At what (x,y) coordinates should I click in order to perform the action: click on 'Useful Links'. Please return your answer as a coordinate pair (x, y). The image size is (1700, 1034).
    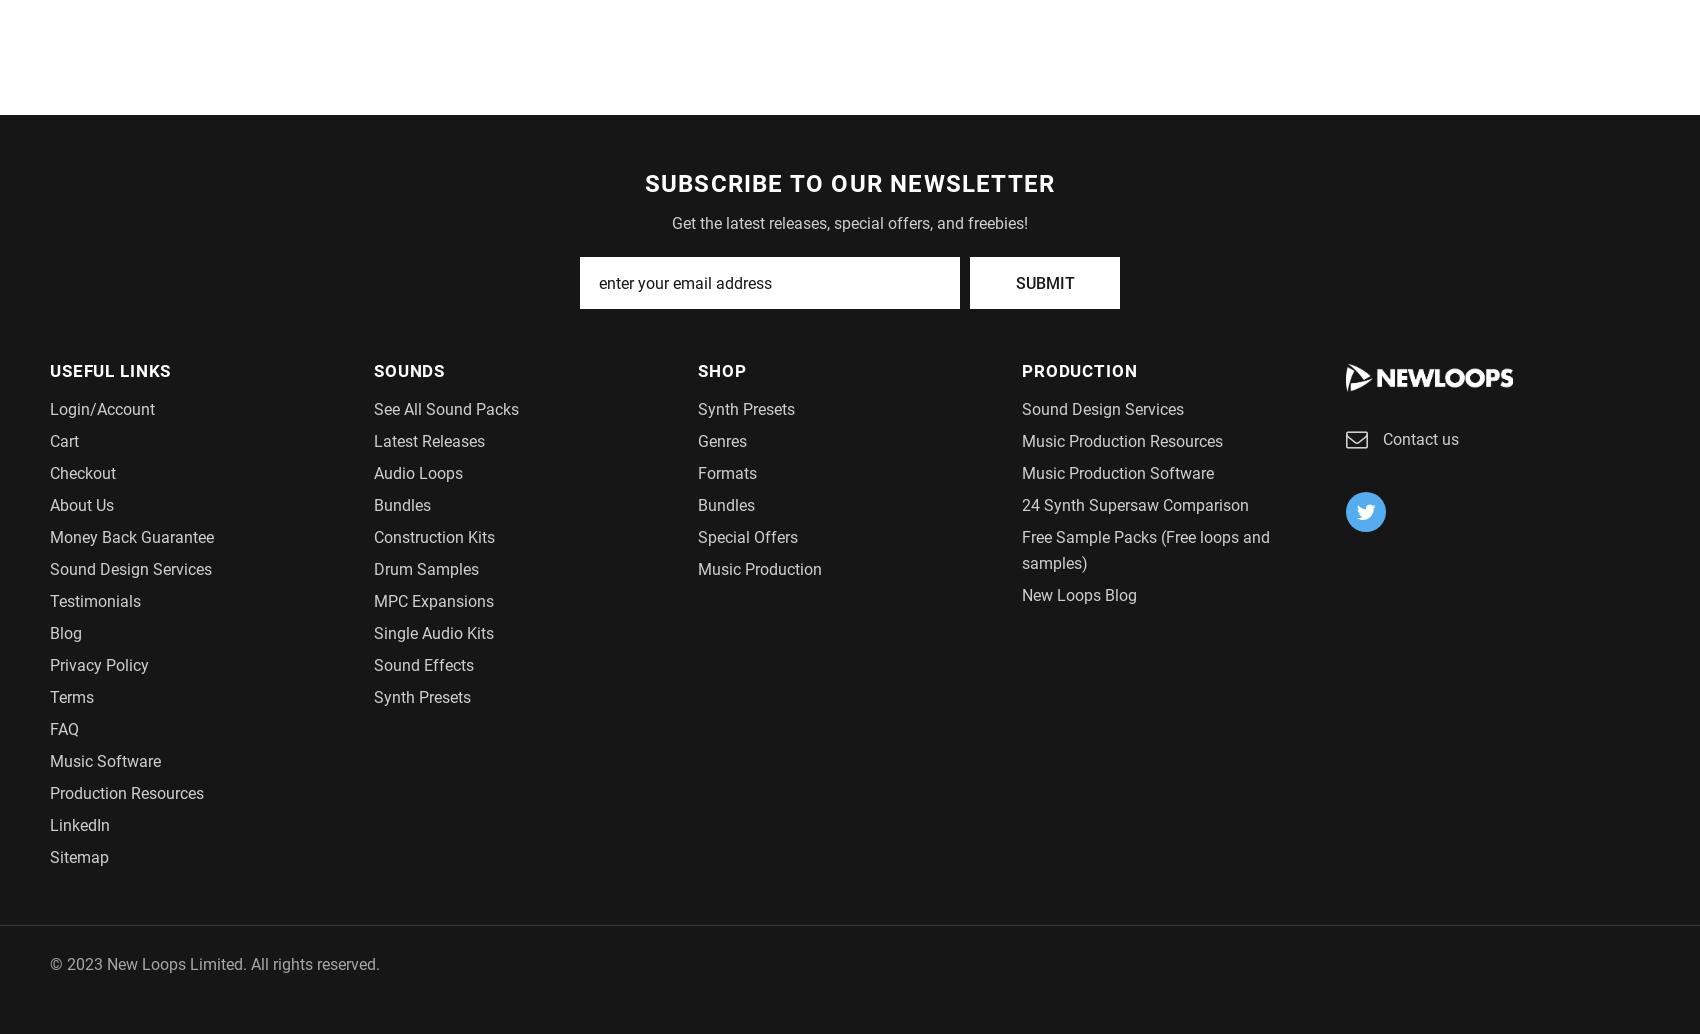
    Looking at the image, I should click on (109, 368).